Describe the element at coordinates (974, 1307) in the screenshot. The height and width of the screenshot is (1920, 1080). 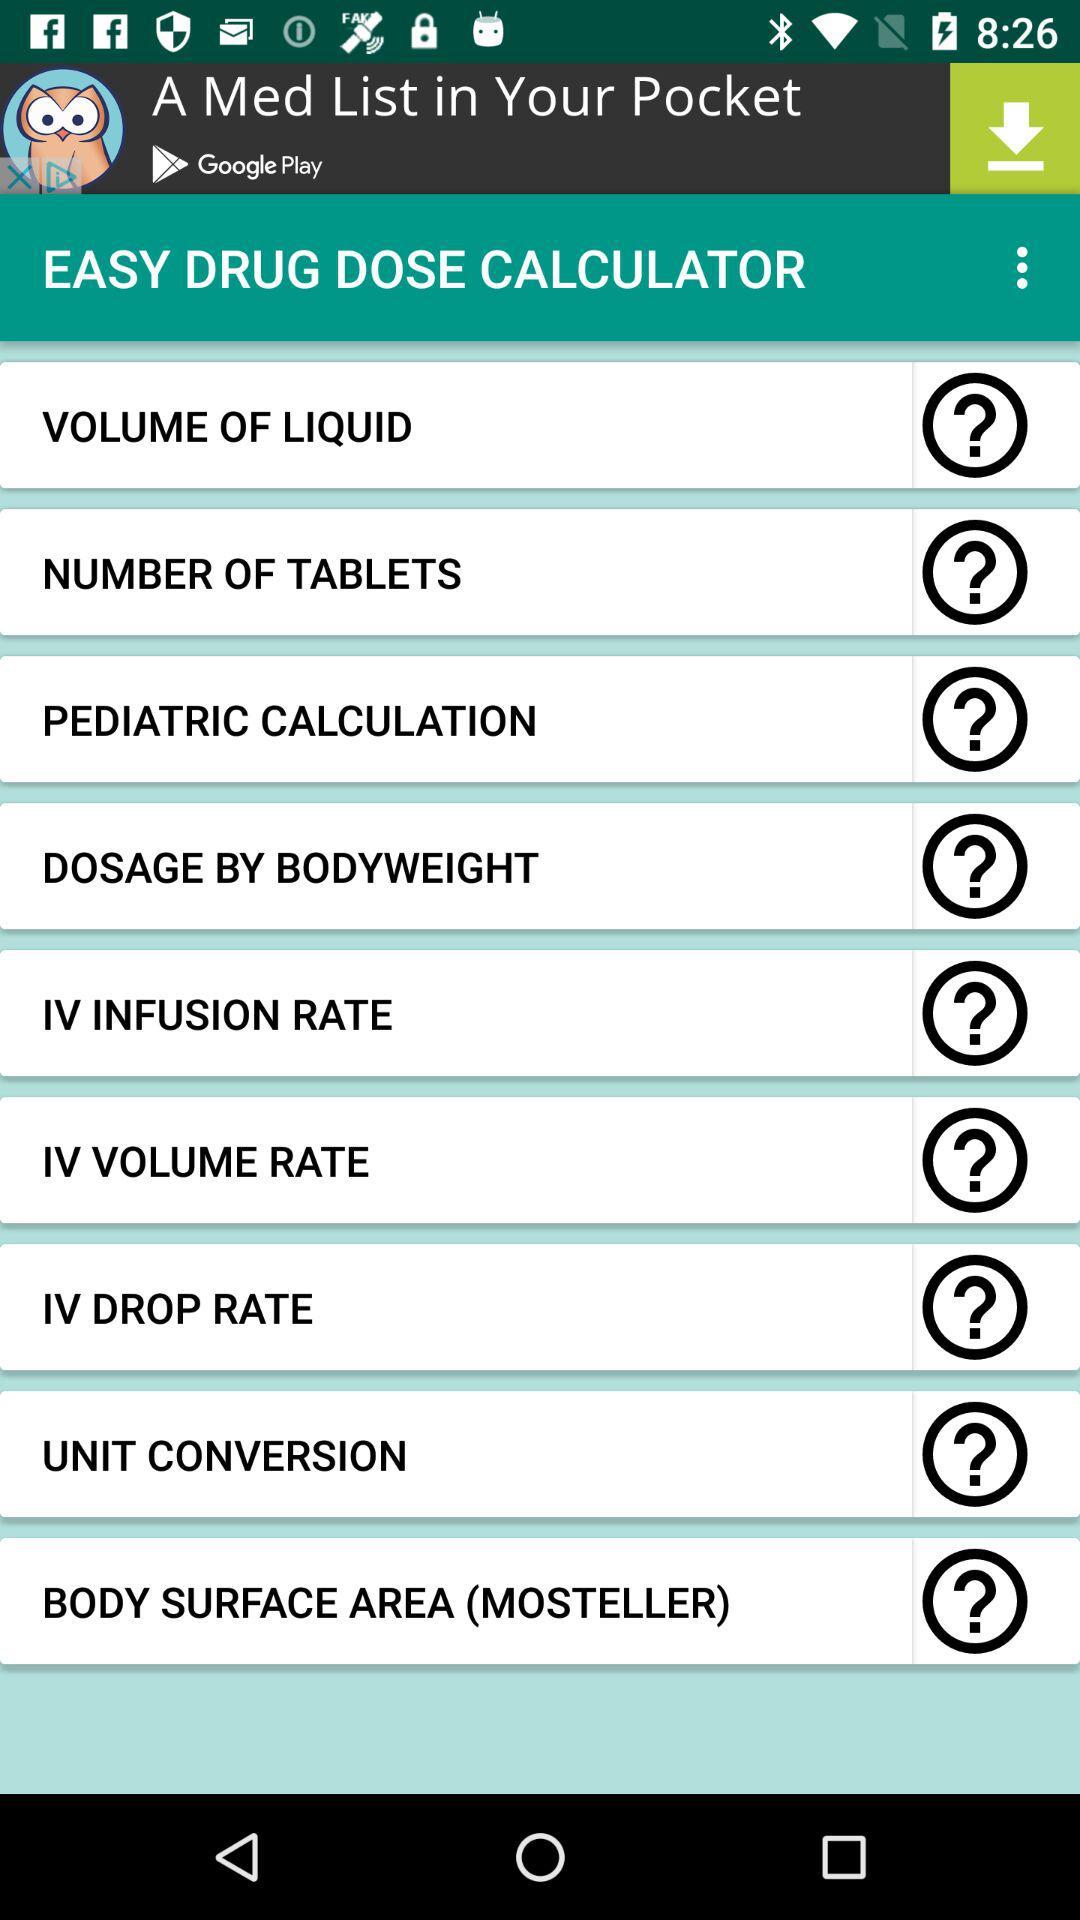
I see `symbol` at that location.